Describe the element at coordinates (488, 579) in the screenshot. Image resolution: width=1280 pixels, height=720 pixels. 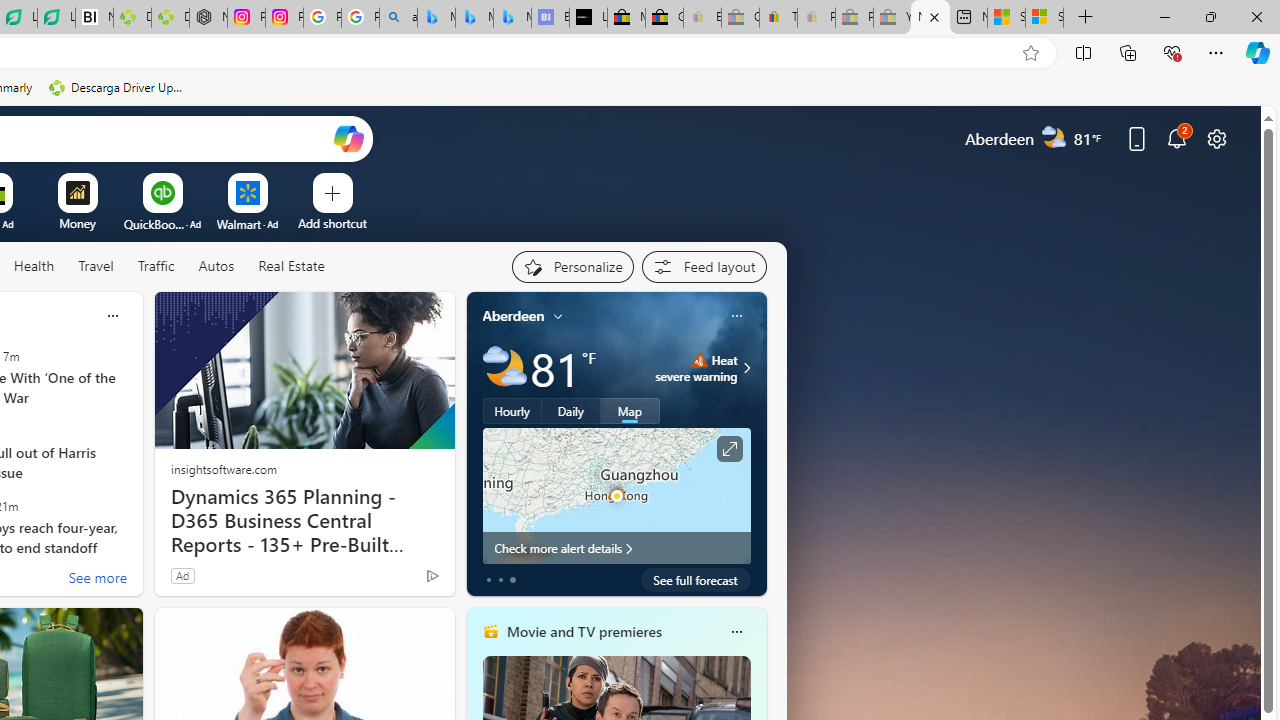
I see `'tab-0'` at that location.